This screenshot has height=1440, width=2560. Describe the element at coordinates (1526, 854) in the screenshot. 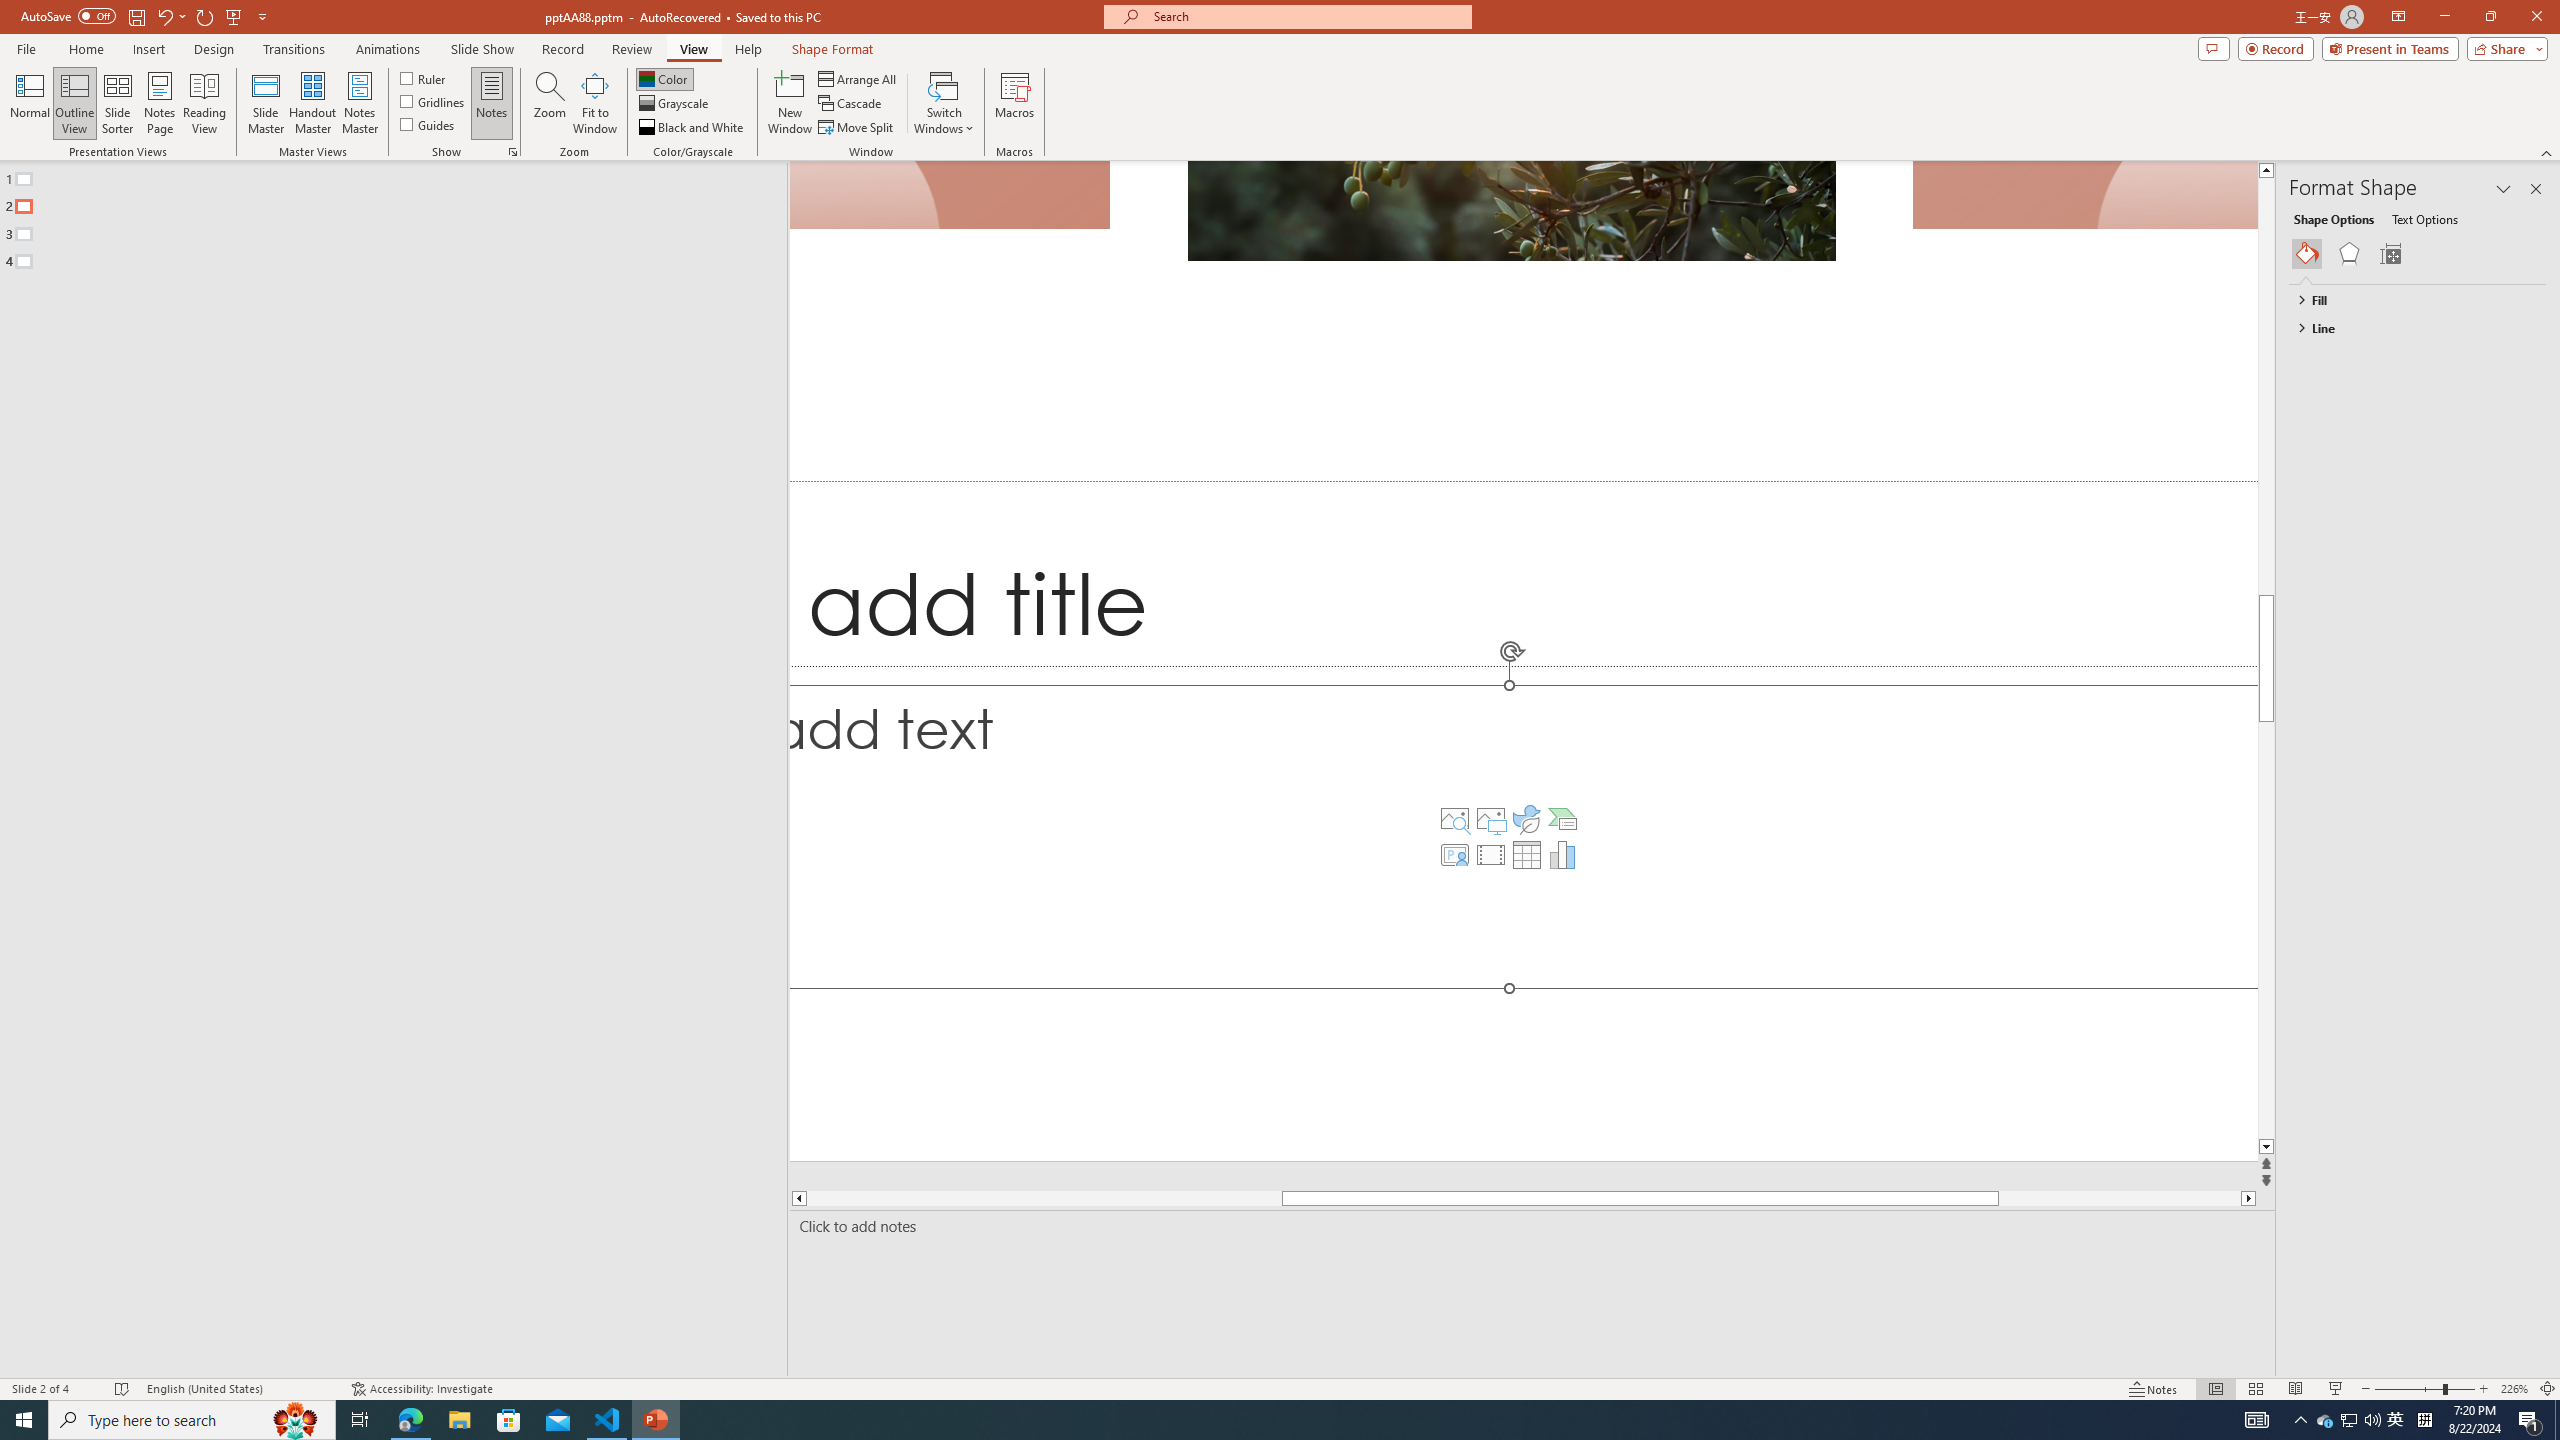

I see `'Insert Table'` at that location.